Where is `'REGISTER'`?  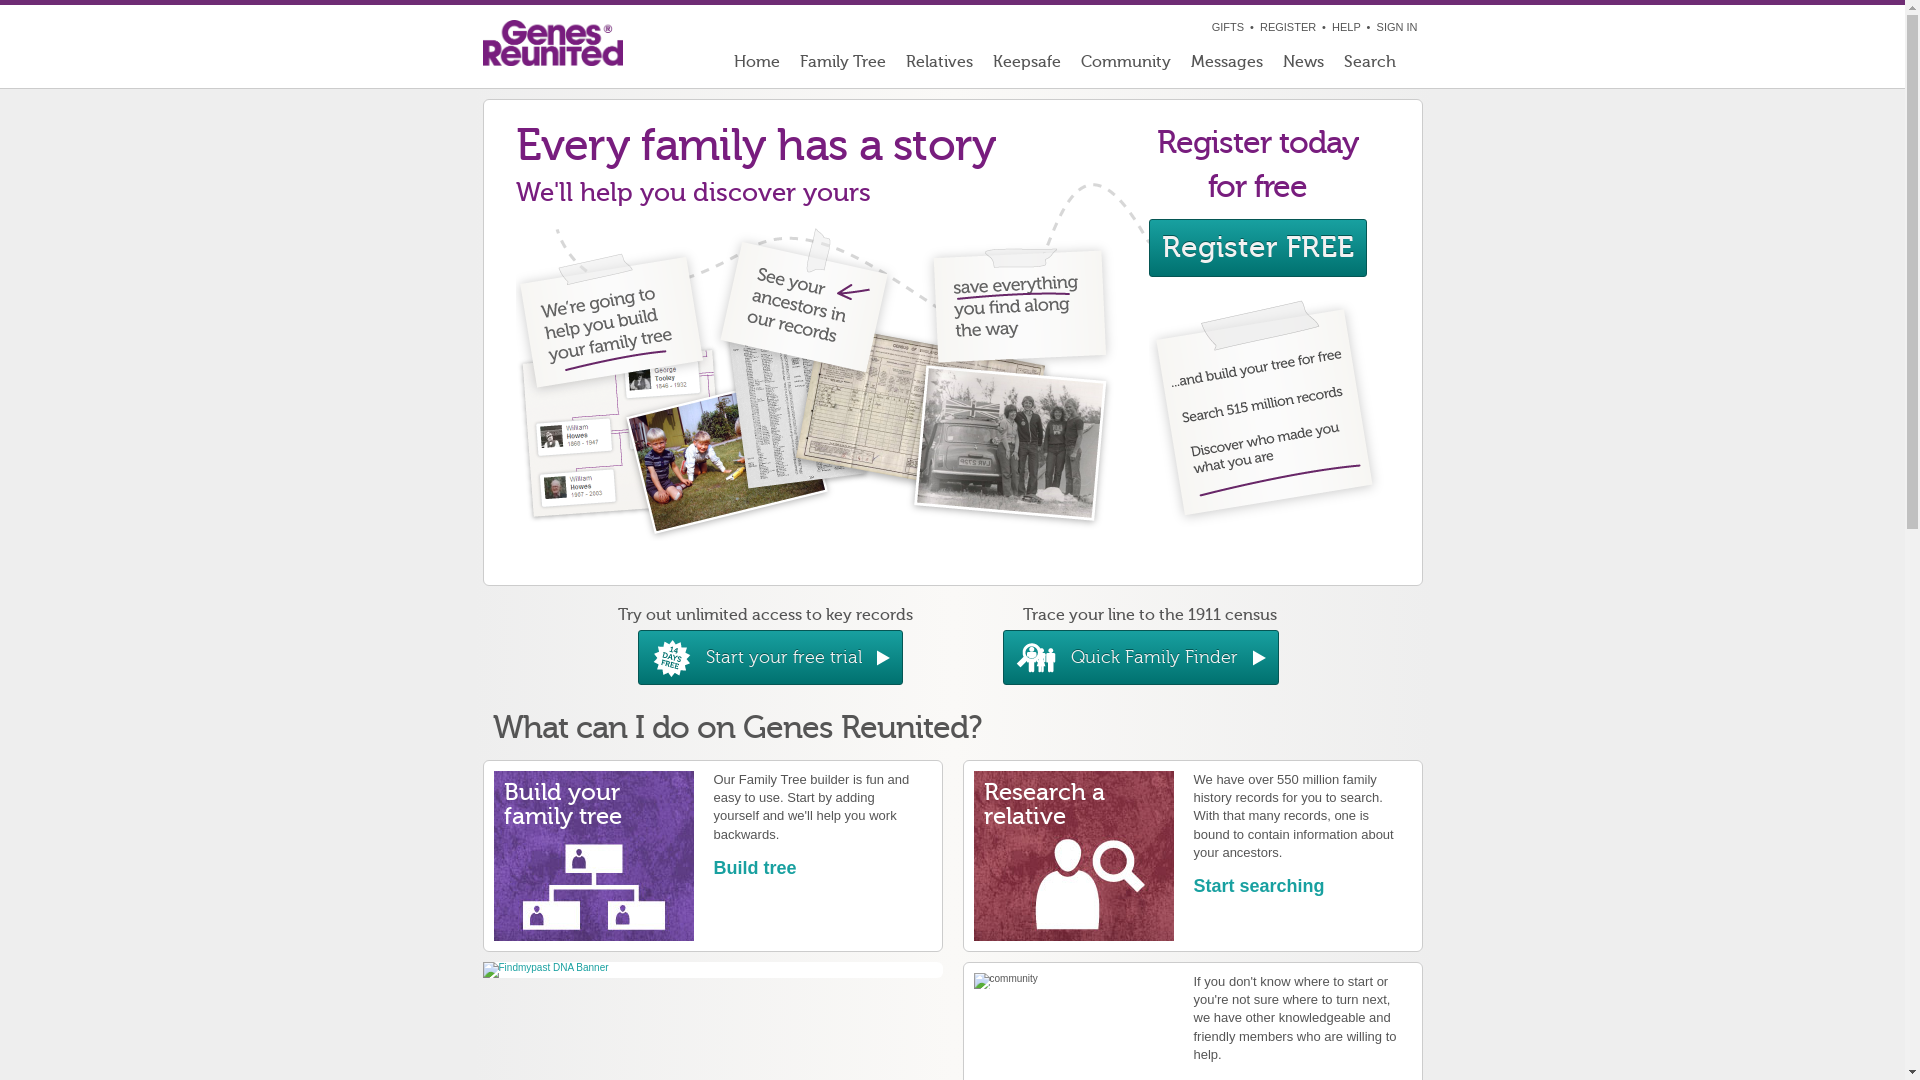 'REGISTER' is located at coordinates (1258, 27).